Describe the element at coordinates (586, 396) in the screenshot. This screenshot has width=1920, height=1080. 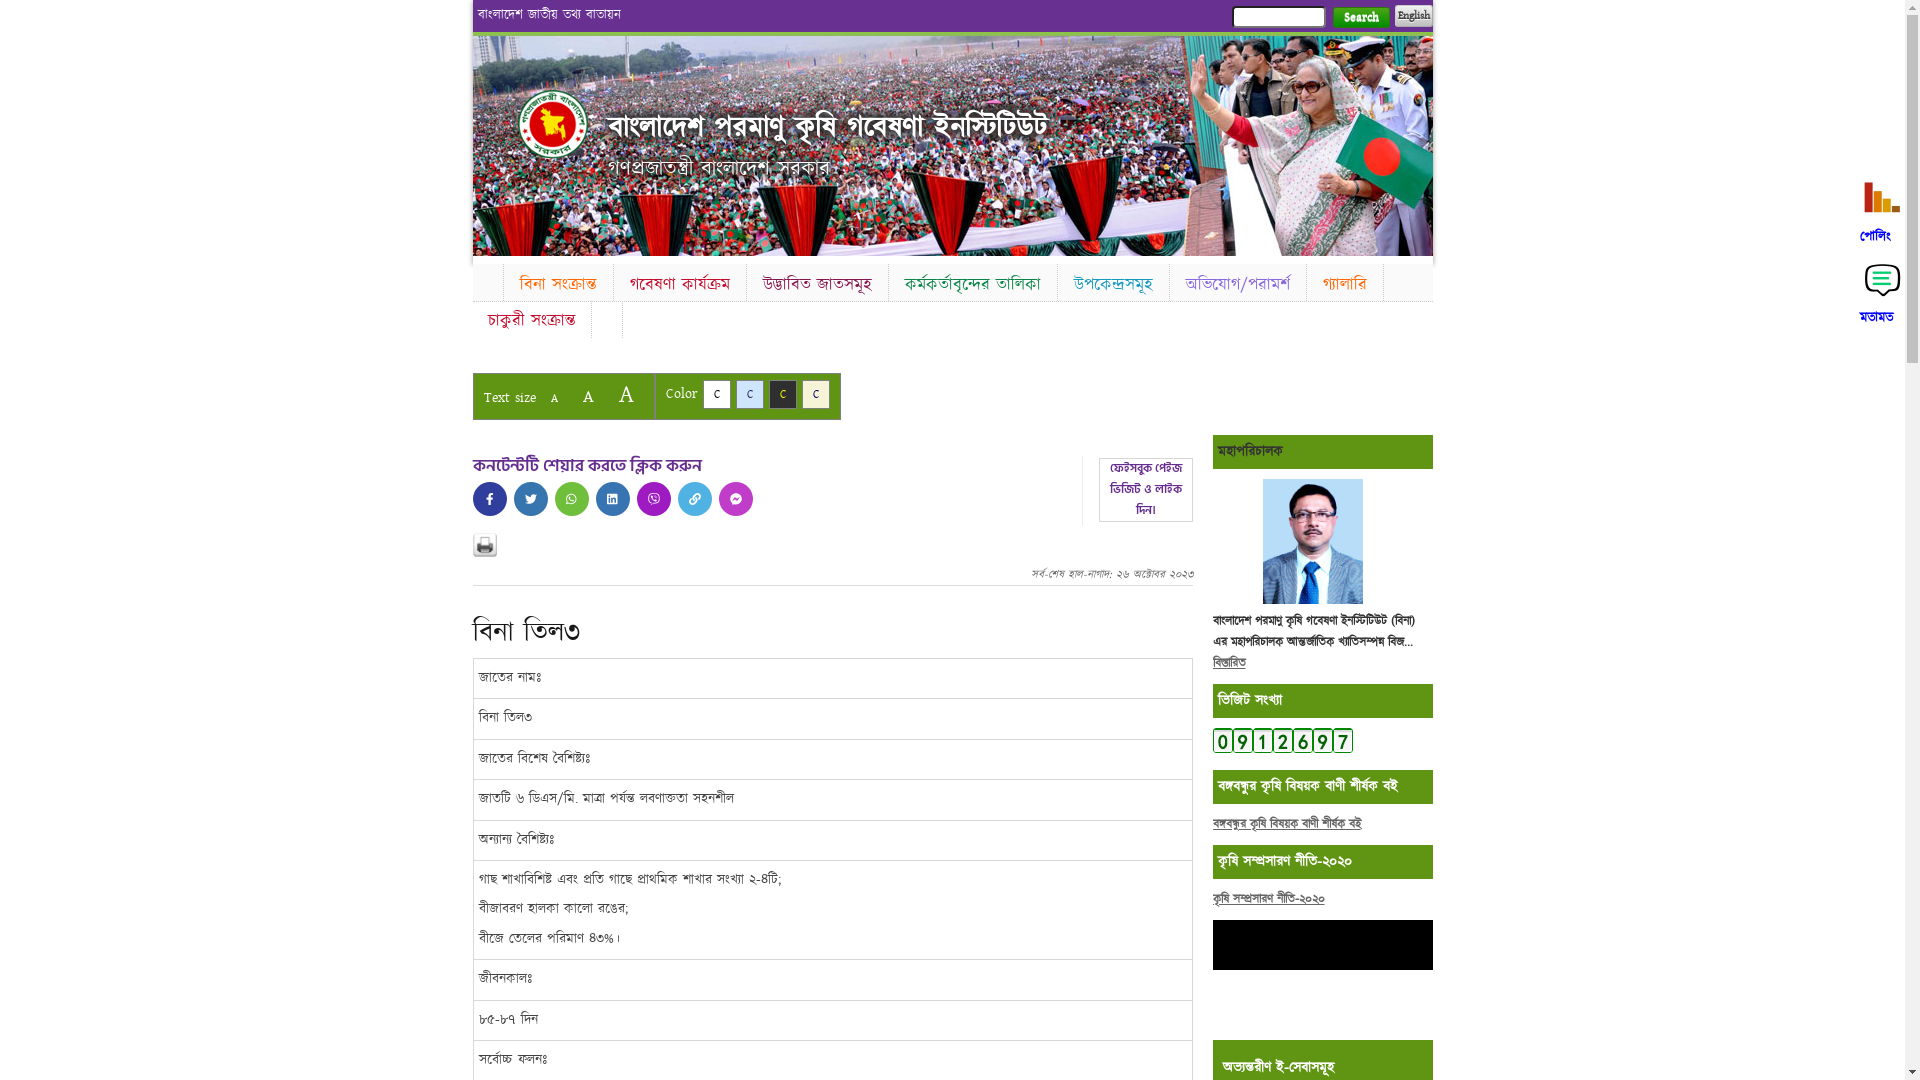
I see `'A'` at that location.